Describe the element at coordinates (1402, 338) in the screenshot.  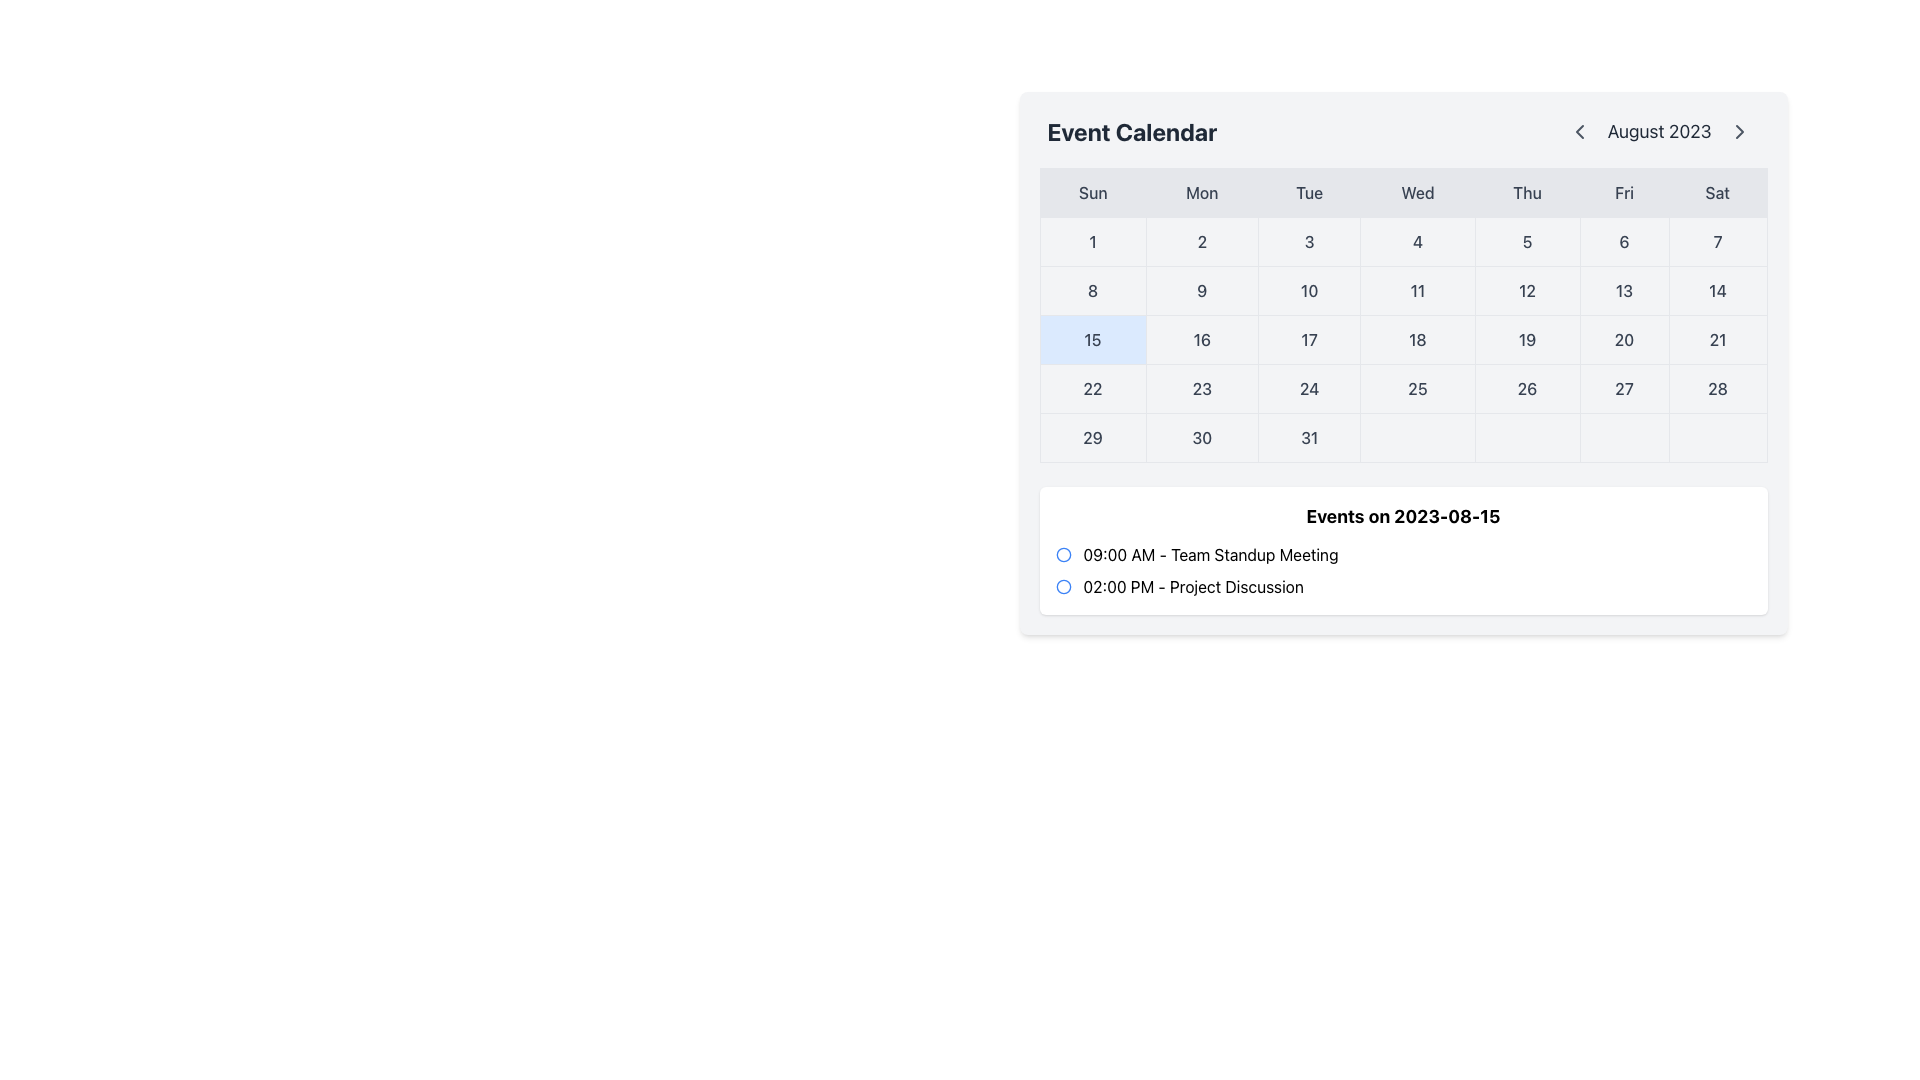
I see `the center of the Calendar Grid element` at that location.